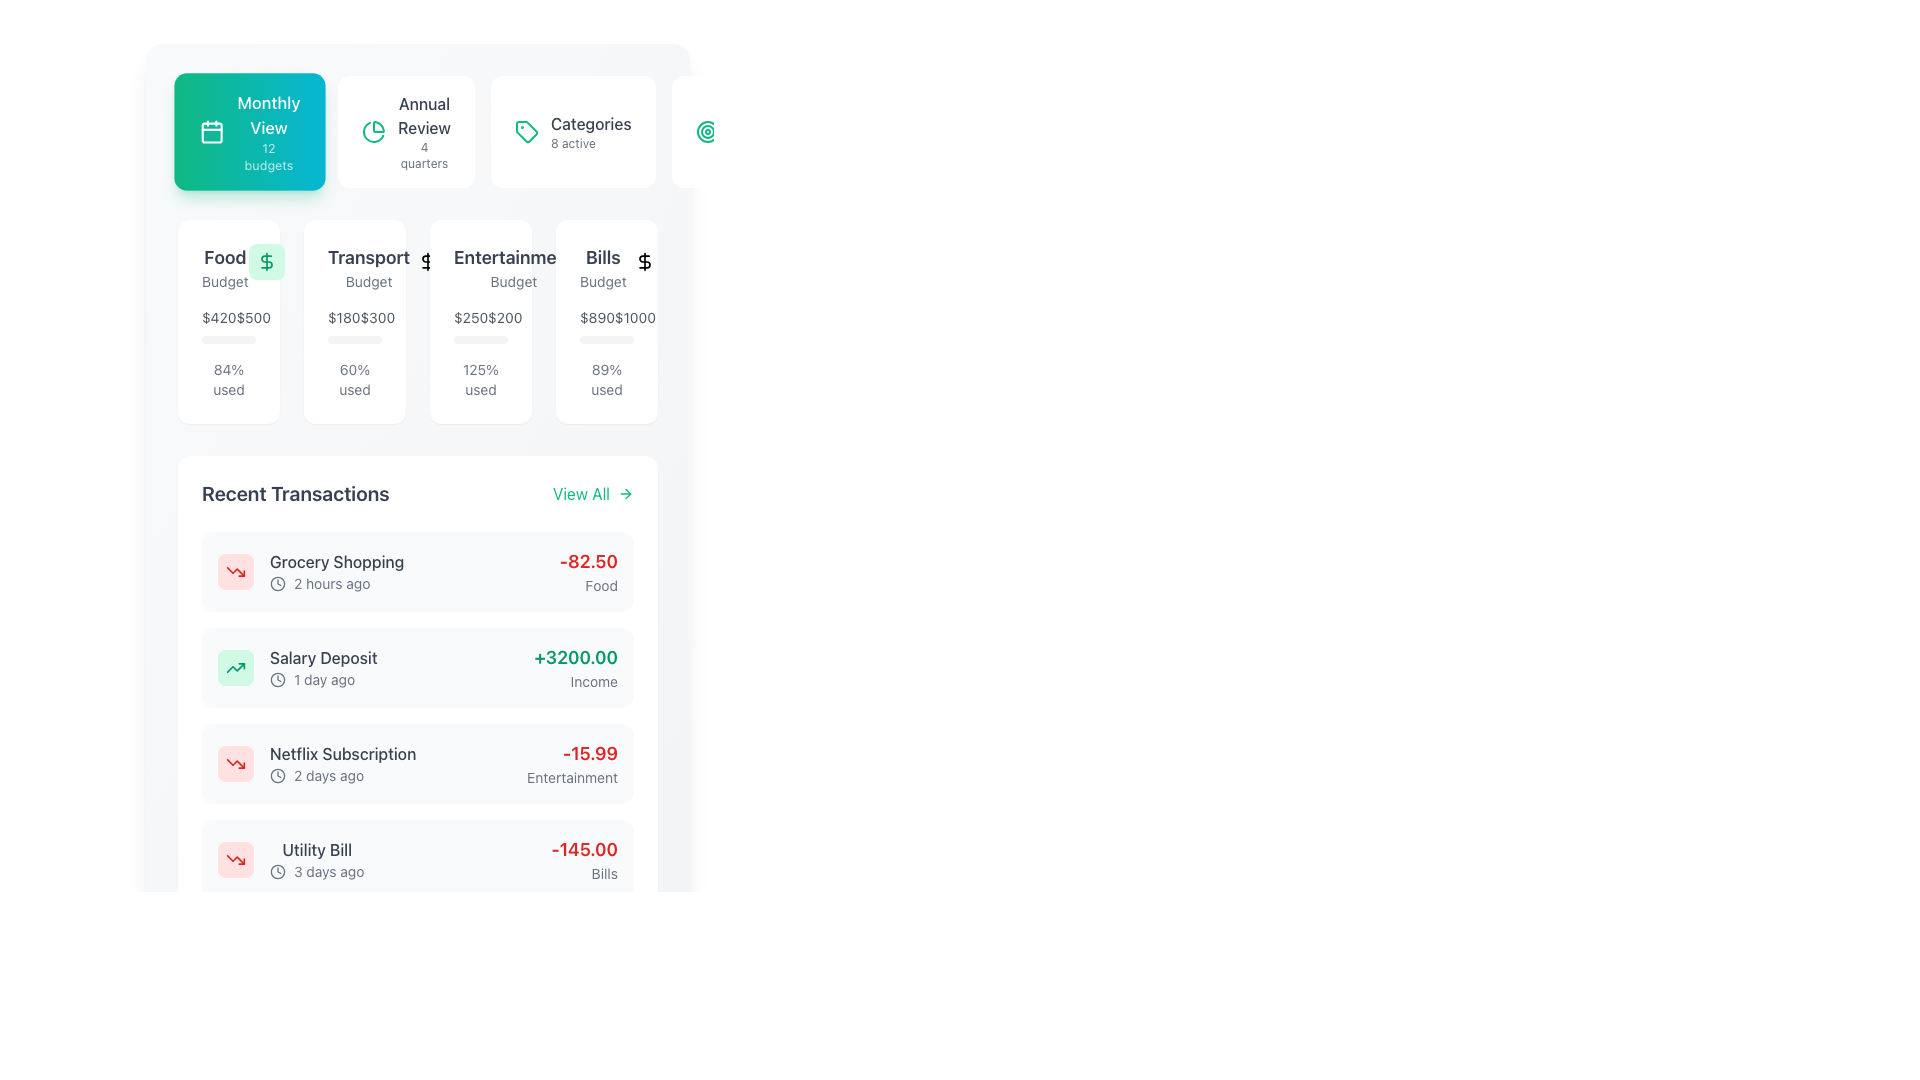  Describe the element at coordinates (583, 859) in the screenshot. I see `the textual information display element showing the amount '-145.00' in bold red font and the label 'Bills' in gray font, located in the rightmost part of the 'Utility Bill' transaction row in the 'Recent Transactions' section` at that location.